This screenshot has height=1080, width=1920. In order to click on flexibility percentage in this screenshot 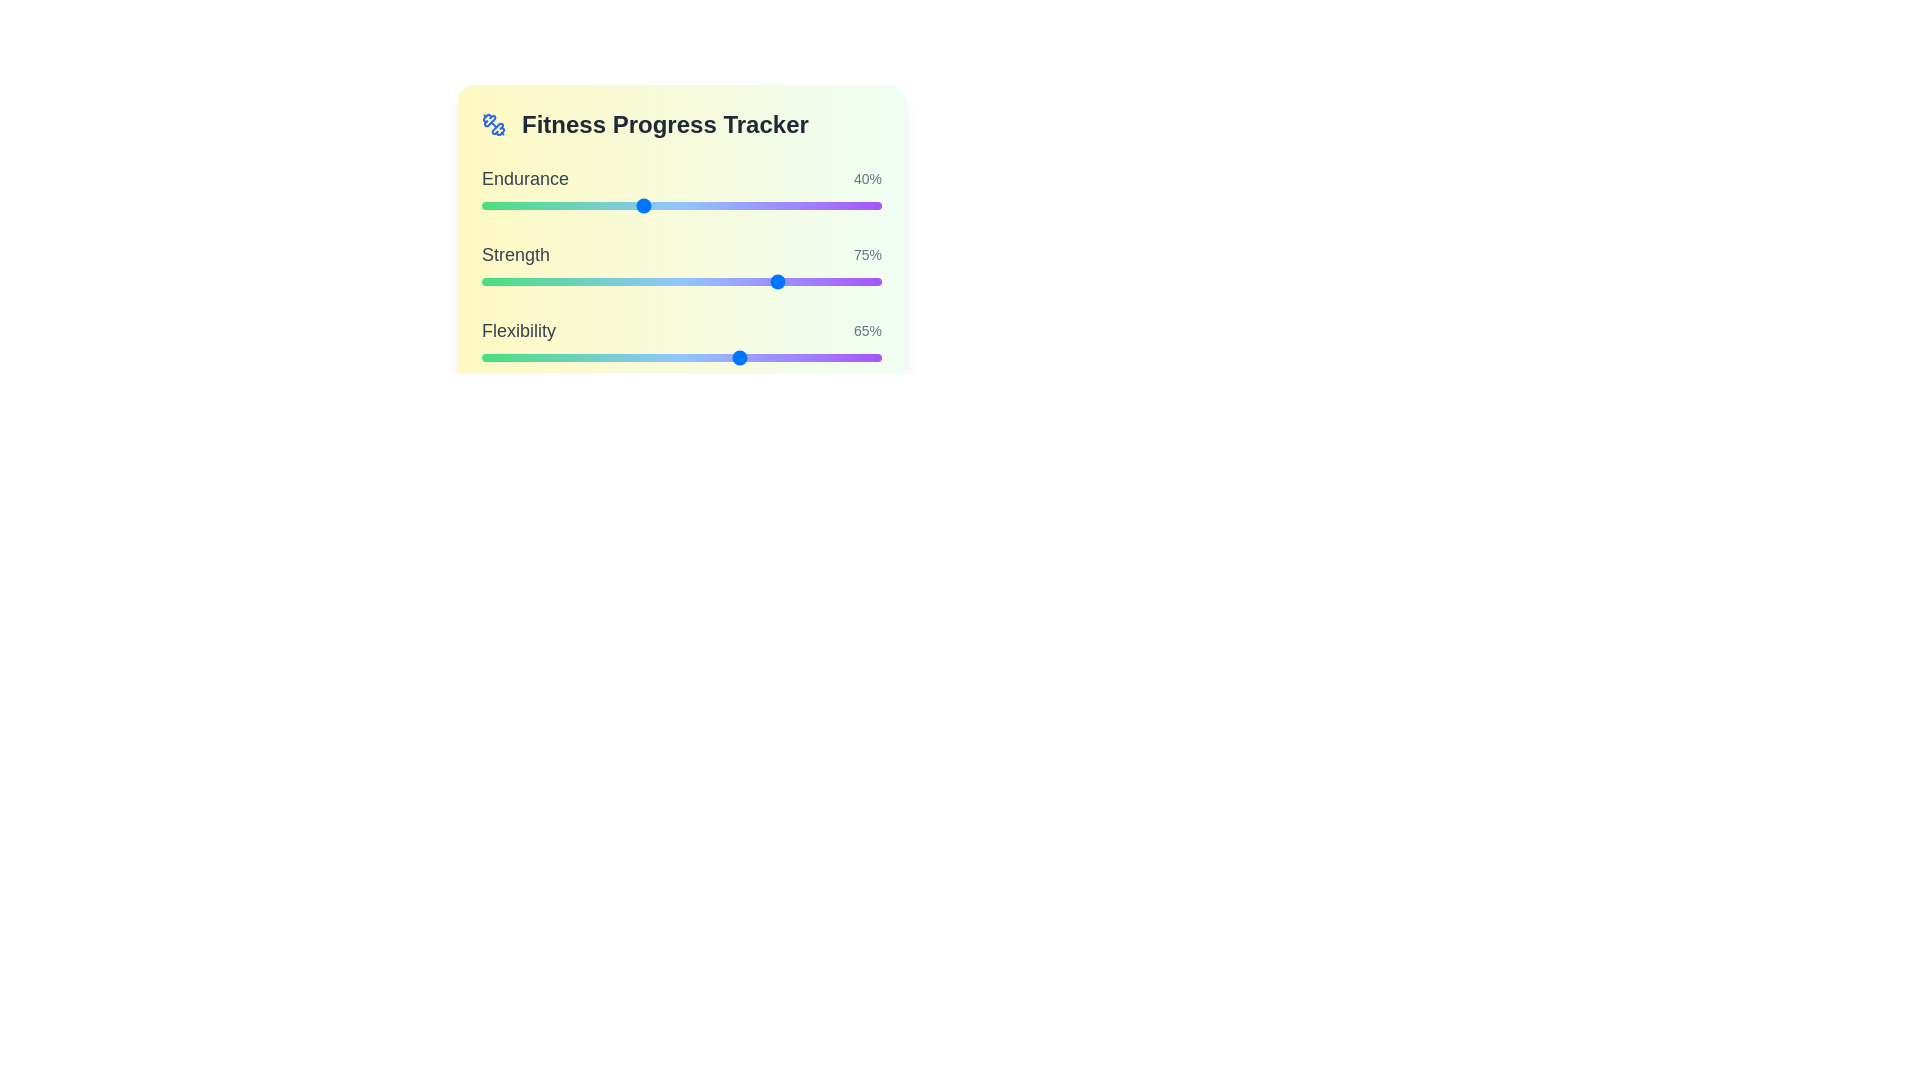, I will do `click(838, 357)`.